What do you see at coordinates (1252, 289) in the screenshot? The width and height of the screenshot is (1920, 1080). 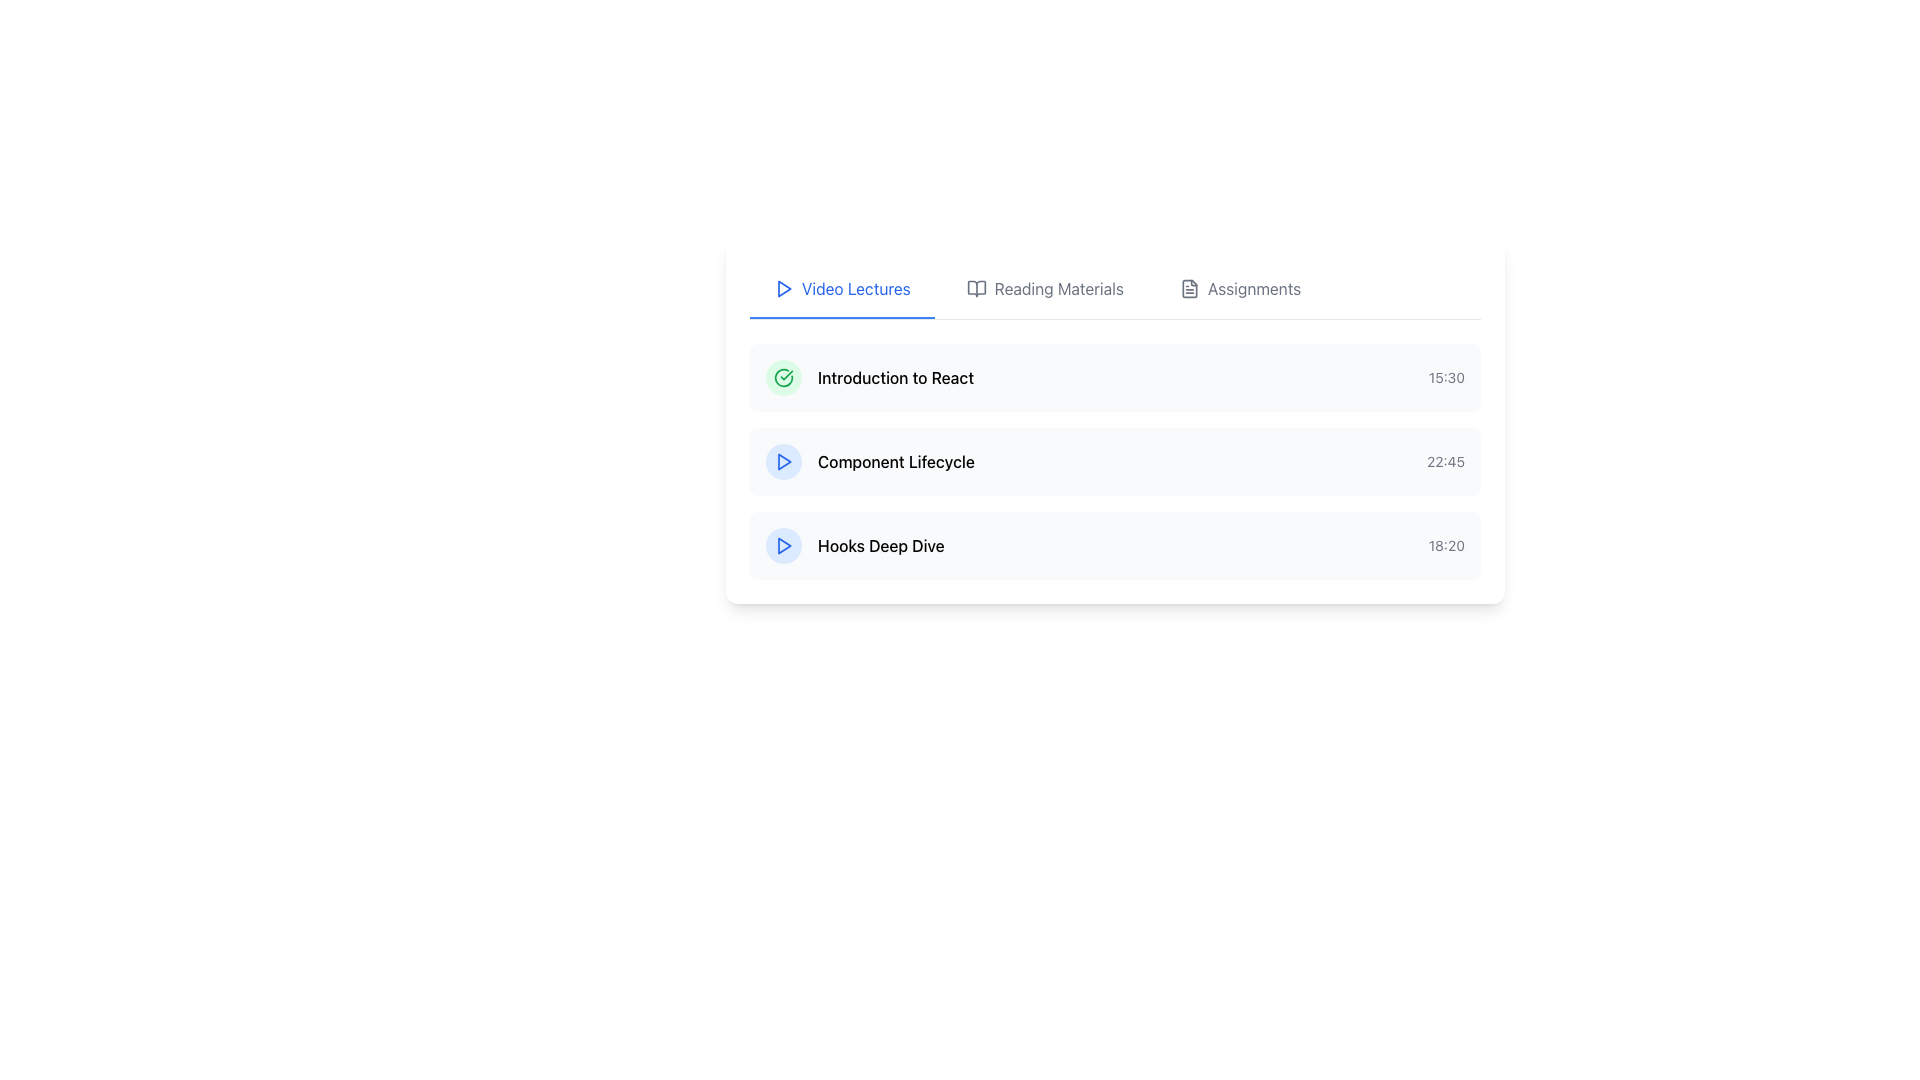 I see `the 'Assignments' text label located at the far right of the horizontal navigation bar` at bounding box center [1252, 289].